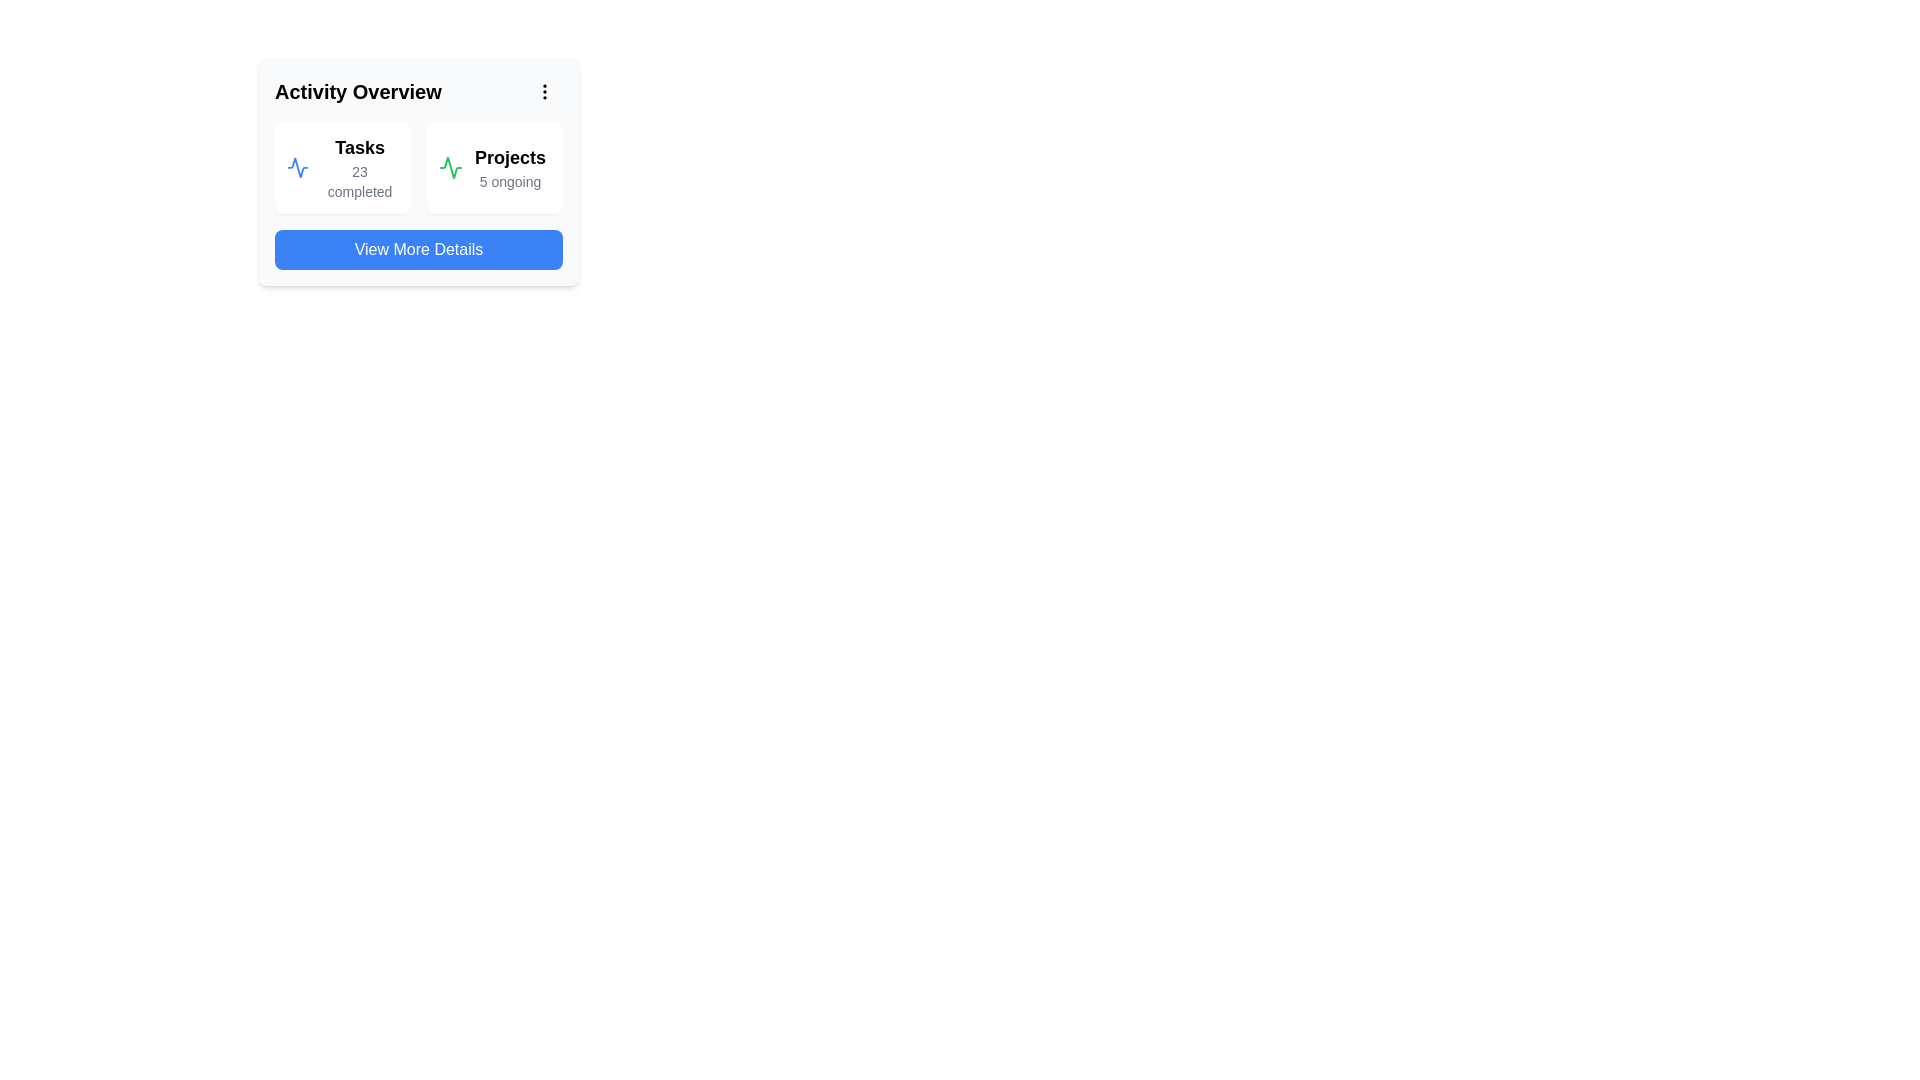  I want to click on text of the 'Tasks' label located in the upper-left section of the card layout, above the text '23 completed', so click(360, 146).